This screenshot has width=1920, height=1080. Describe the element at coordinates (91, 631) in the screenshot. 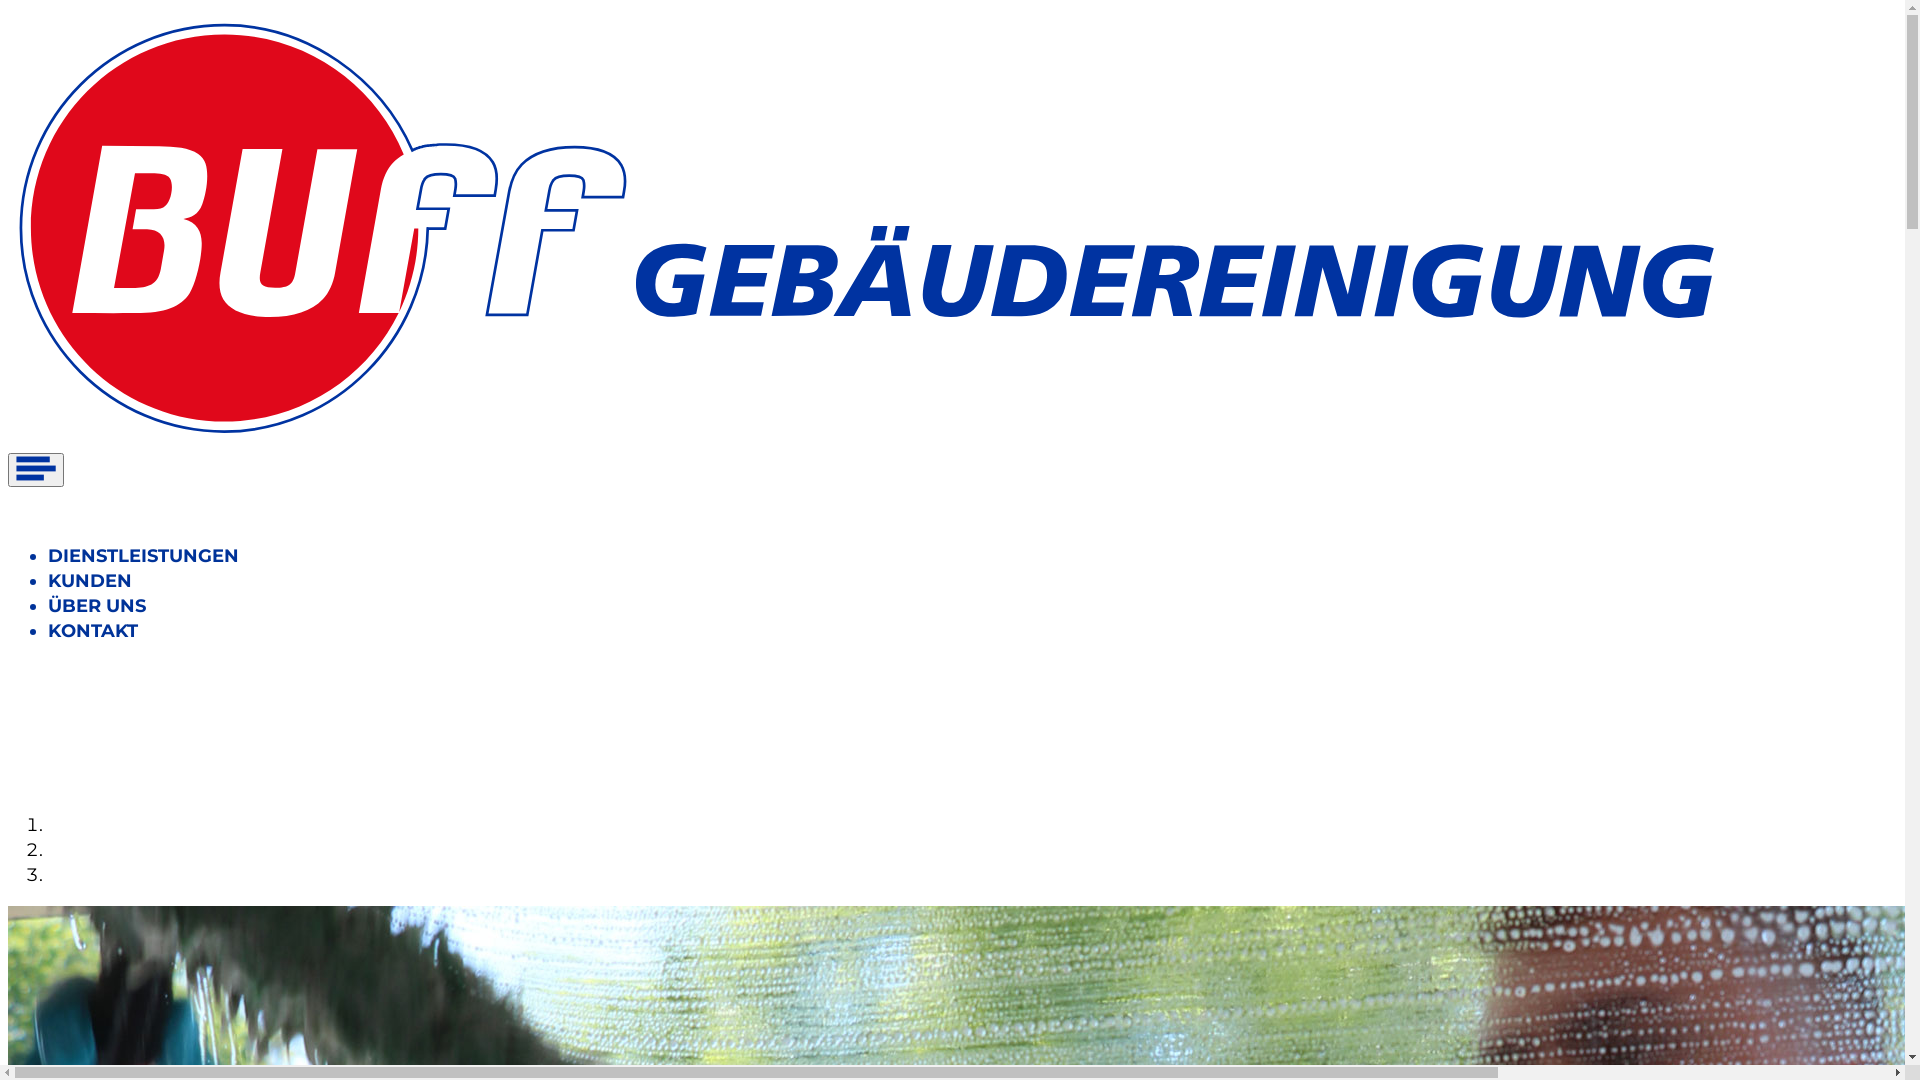

I see `'KONTAKT'` at that location.